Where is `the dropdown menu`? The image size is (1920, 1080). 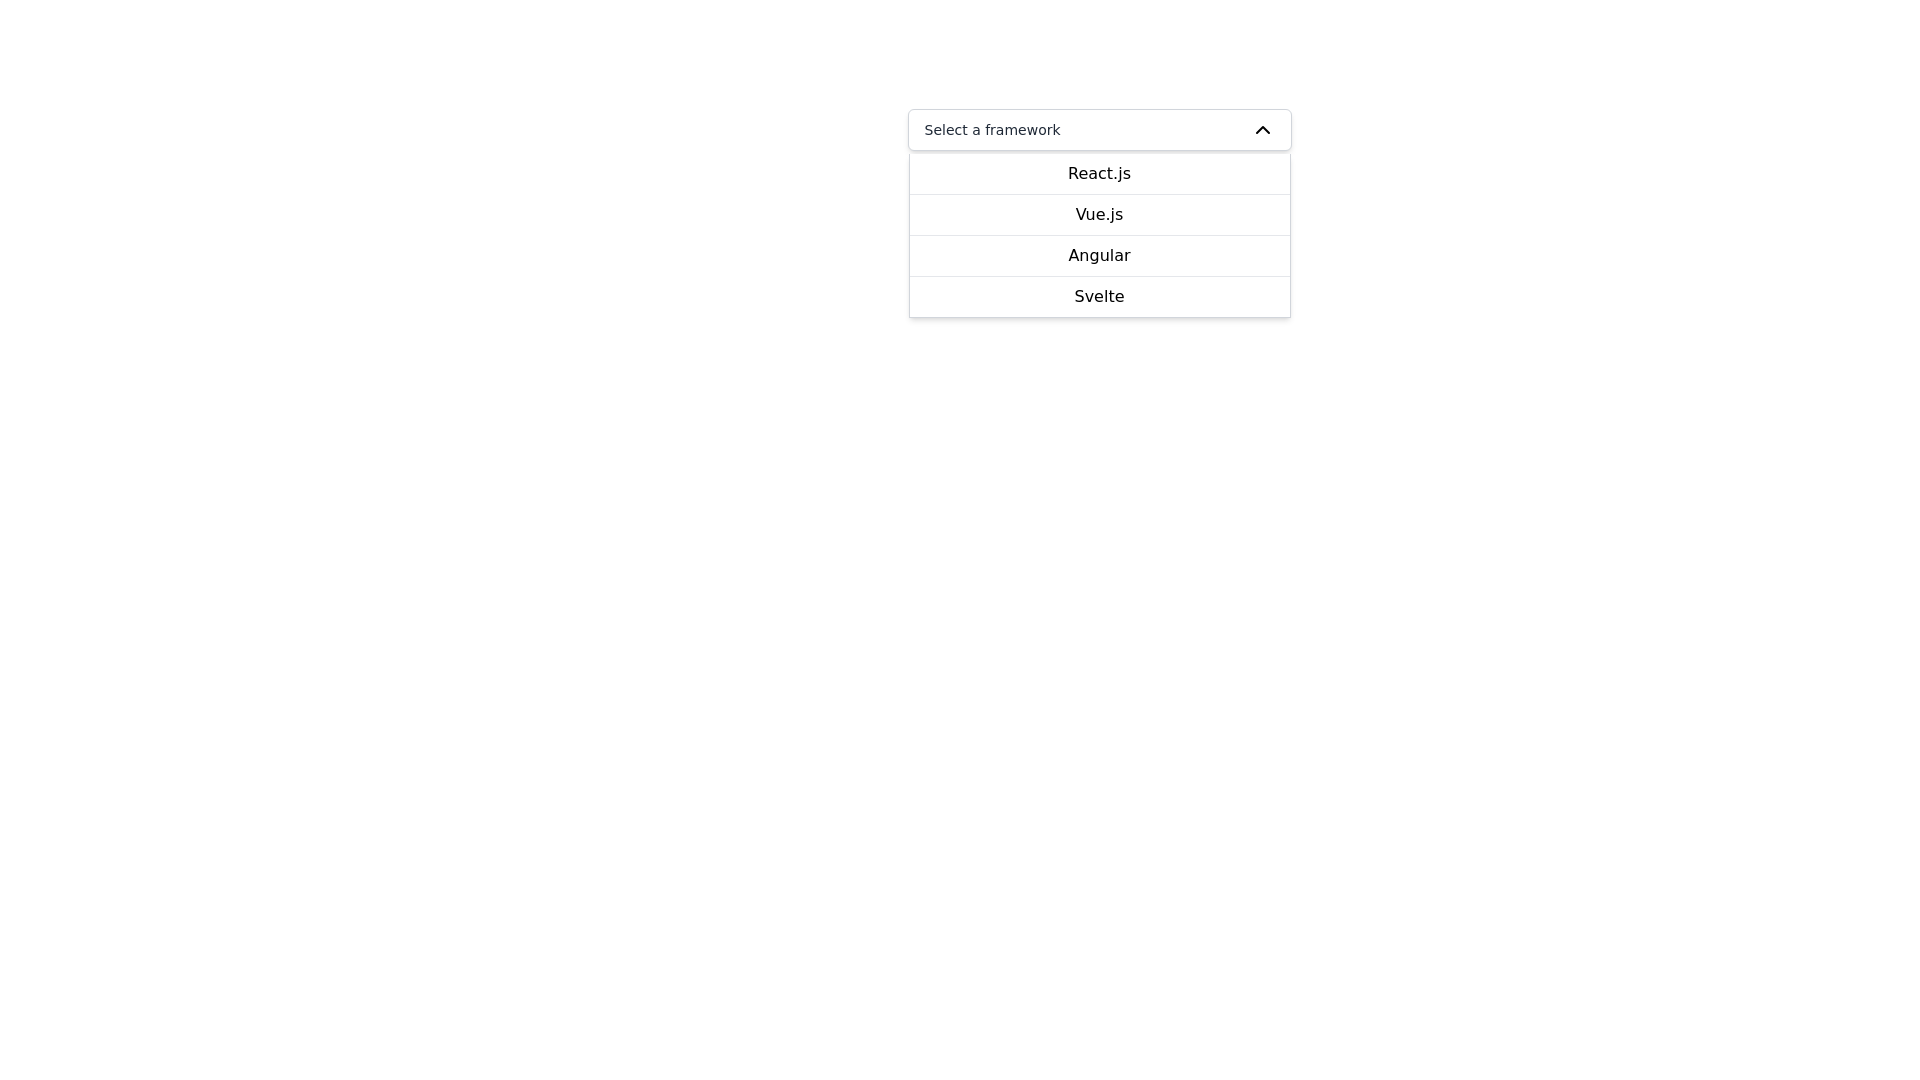
the dropdown menu is located at coordinates (1098, 234).